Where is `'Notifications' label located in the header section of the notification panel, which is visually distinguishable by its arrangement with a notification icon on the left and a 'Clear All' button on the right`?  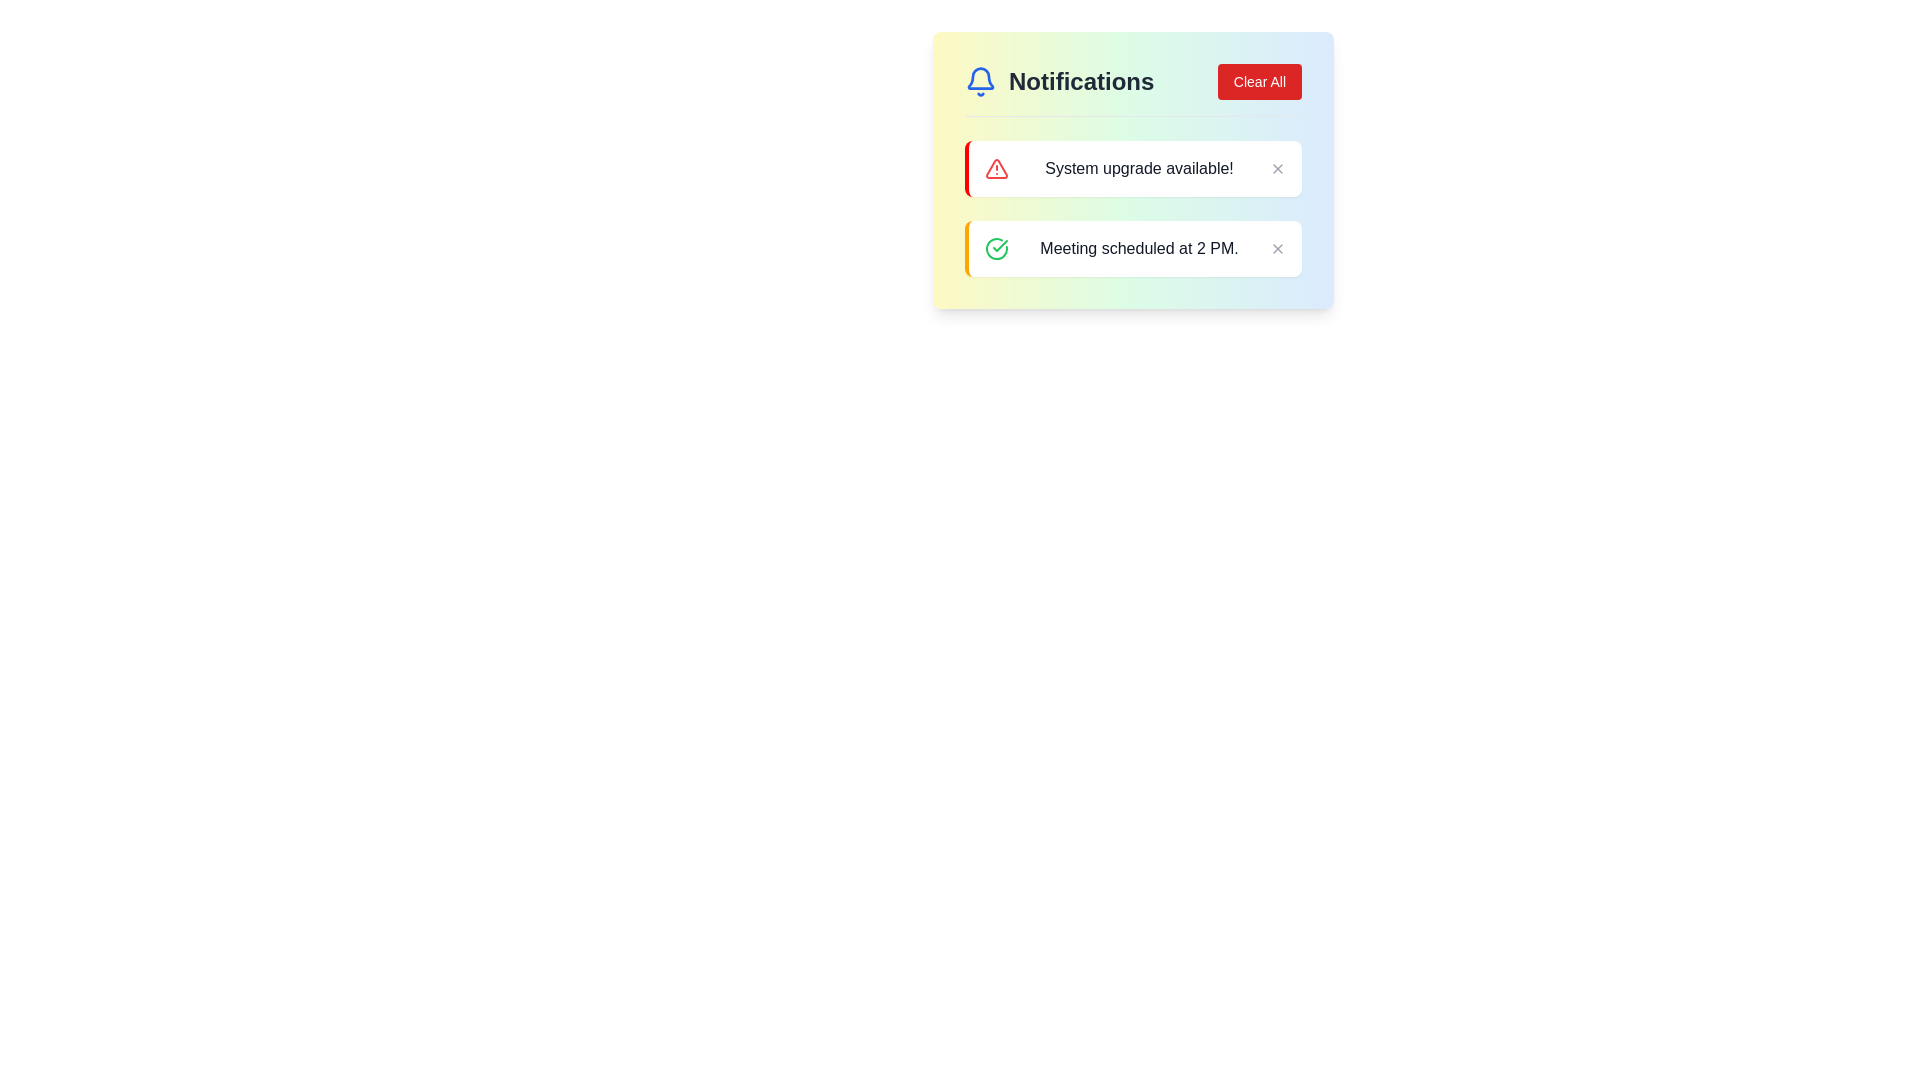
'Notifications' label located in the header section of the notification panel, which is visually distinguishable by its arrangement with a notification icon on the left and a 'Clear All' button on the right is located at coordinates (1133, 90).